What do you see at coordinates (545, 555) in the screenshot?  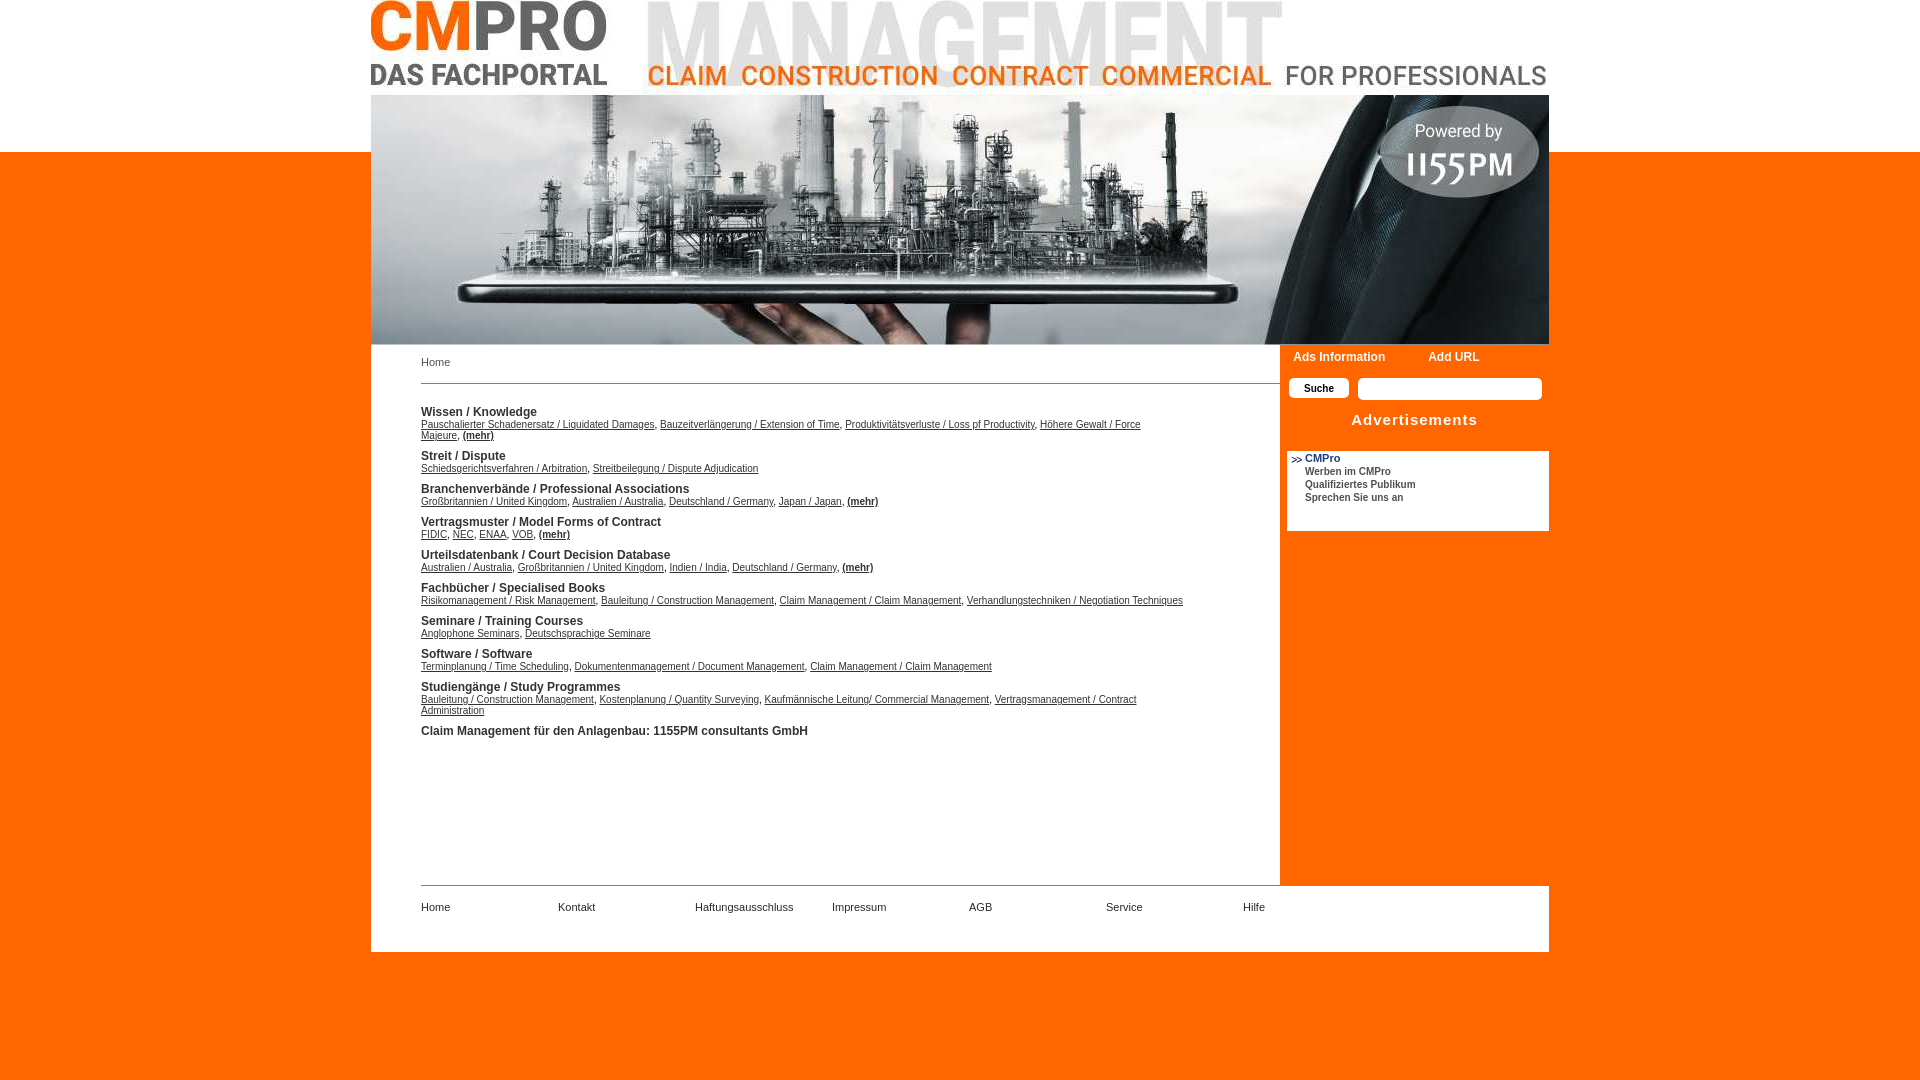 I see `'Urteilsdatenbank / Court Decision Database'` at bounding box center [545, 555].